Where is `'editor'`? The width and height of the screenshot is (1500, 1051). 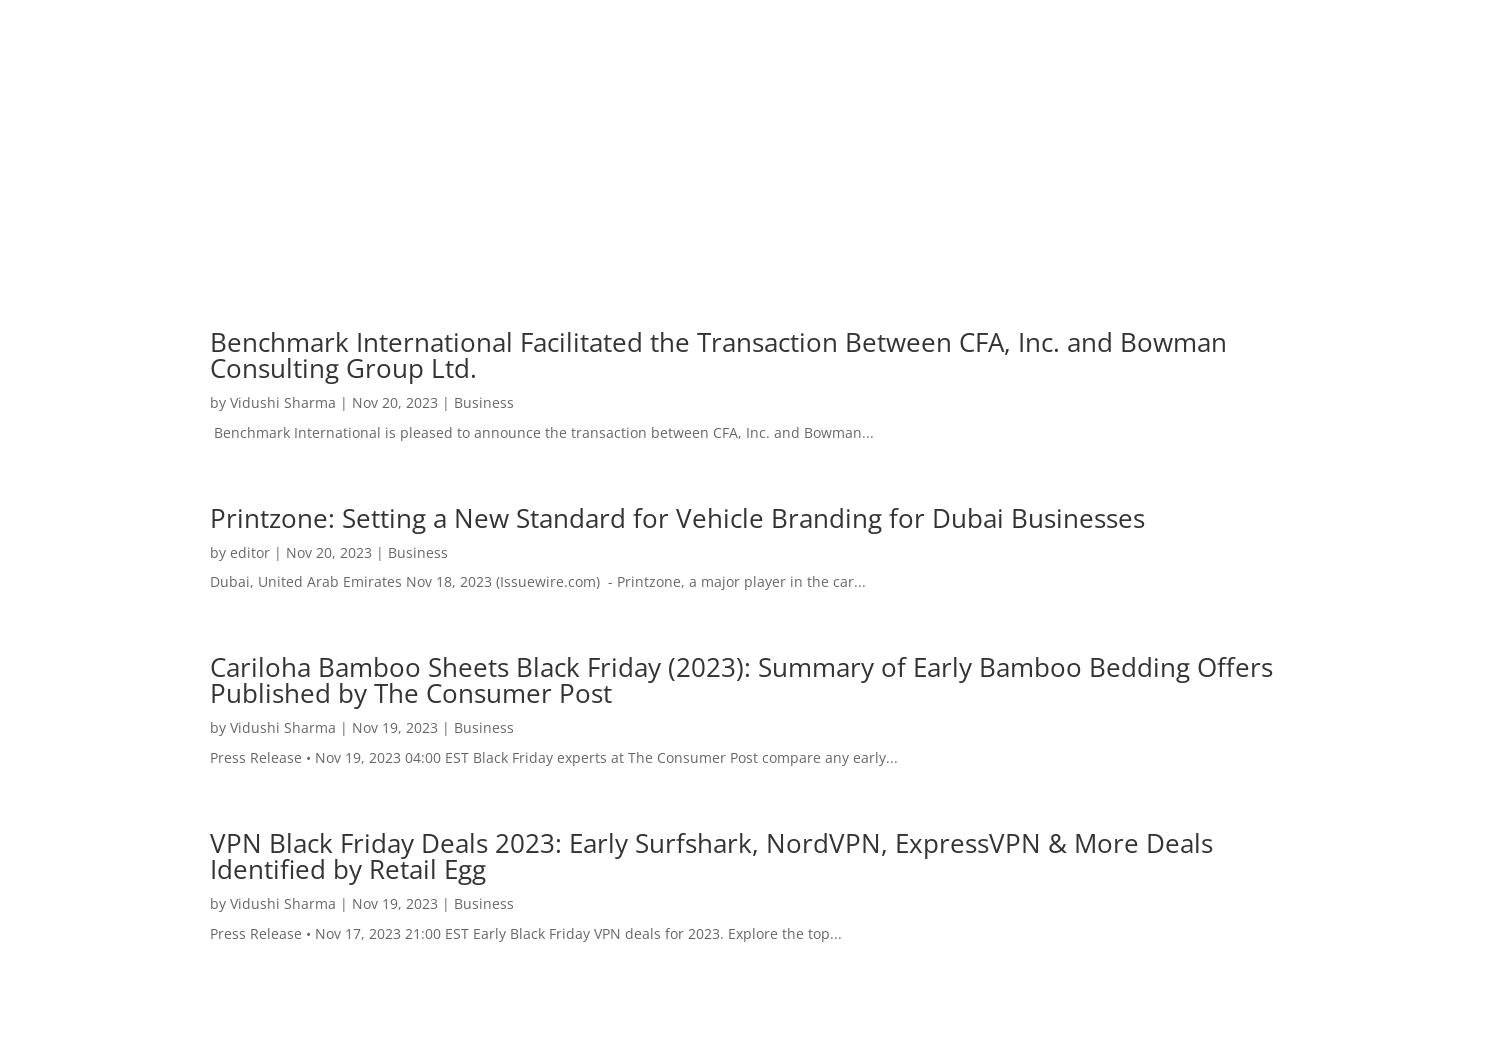
'editor' is located at coordinates (250, 550).